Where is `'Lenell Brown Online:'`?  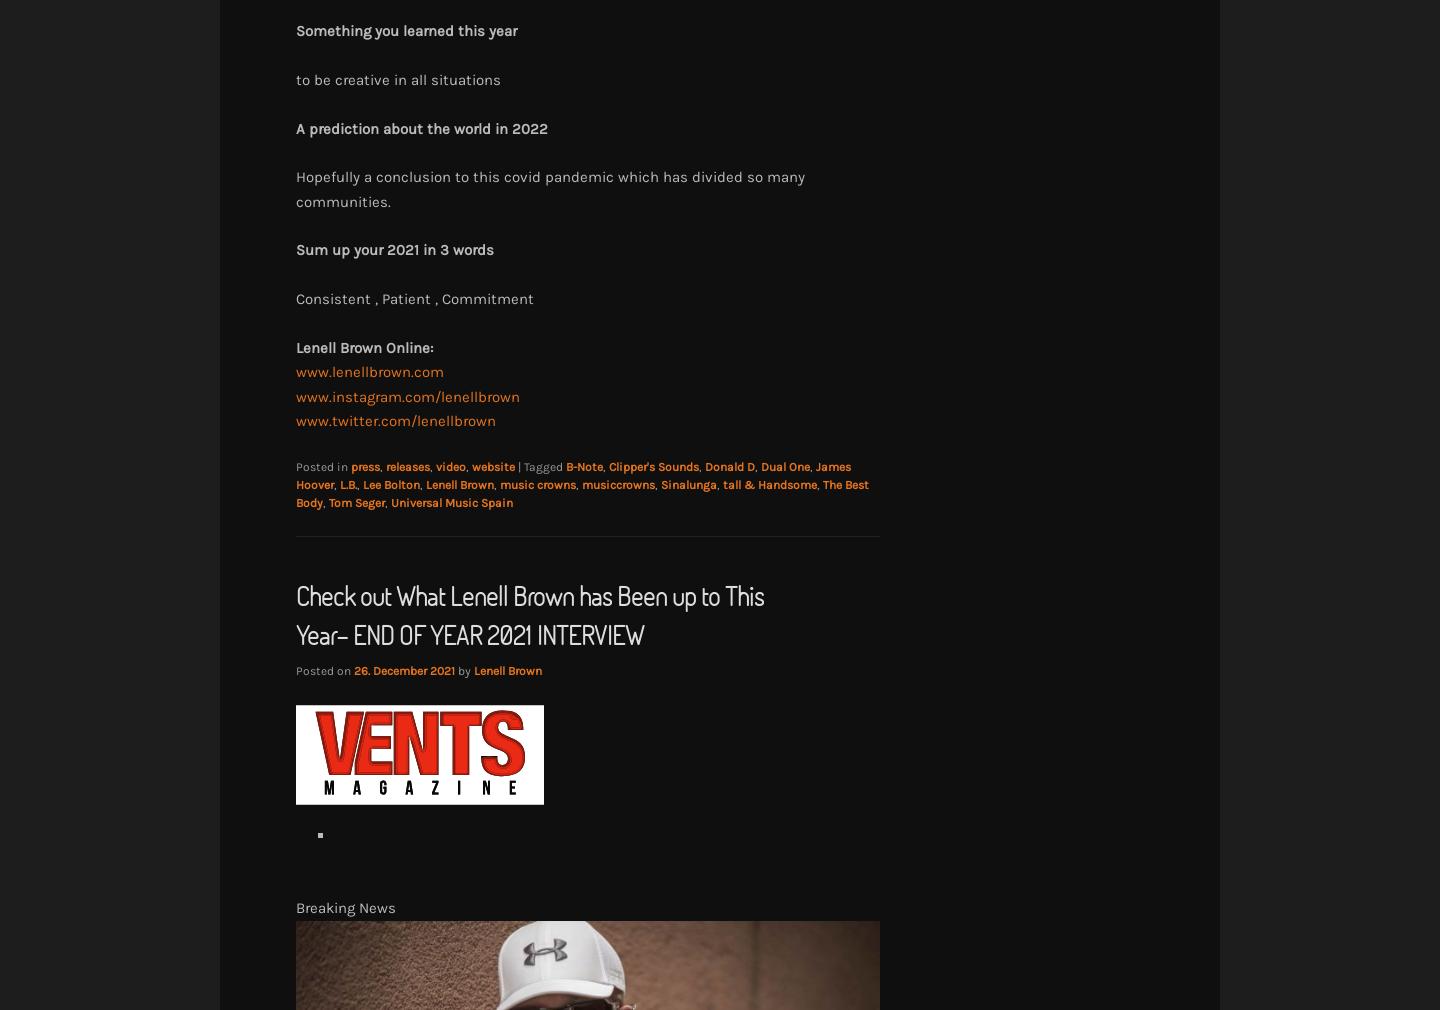
'Lenell Brown Online:' is located at coordinates (363, 347).